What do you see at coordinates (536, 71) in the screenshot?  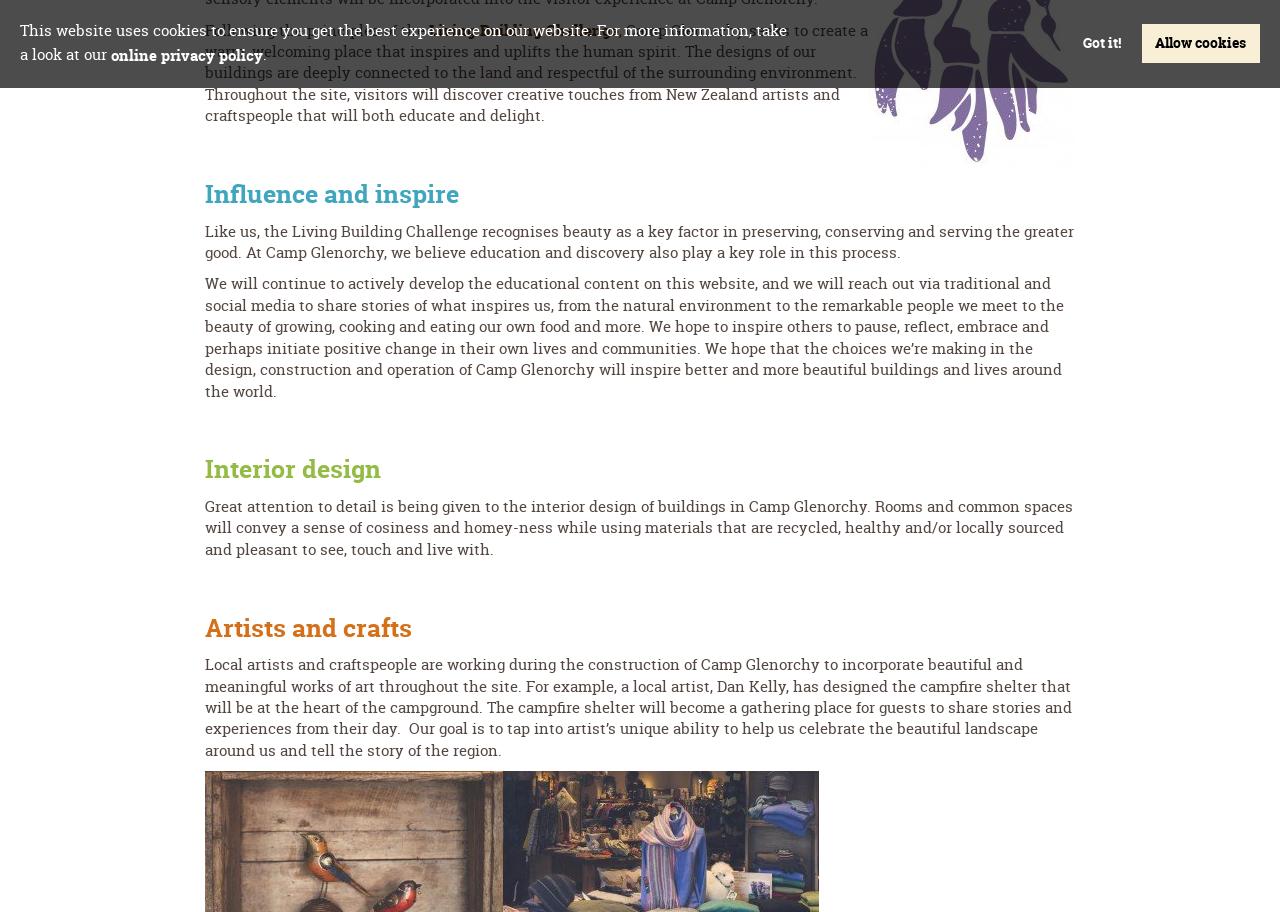 I see `', Camp Glenorchy seeks to create a warm, welcoming place that inspires and uplifts the human spirit. The designs of our buildings are deeply connected to the land and respectful of the surrounding environment. Throughout the site, visitors will discover creative touches from New Zealand artists and craftspeople that will both educate and delight.'` at bounding box center [536, 71].